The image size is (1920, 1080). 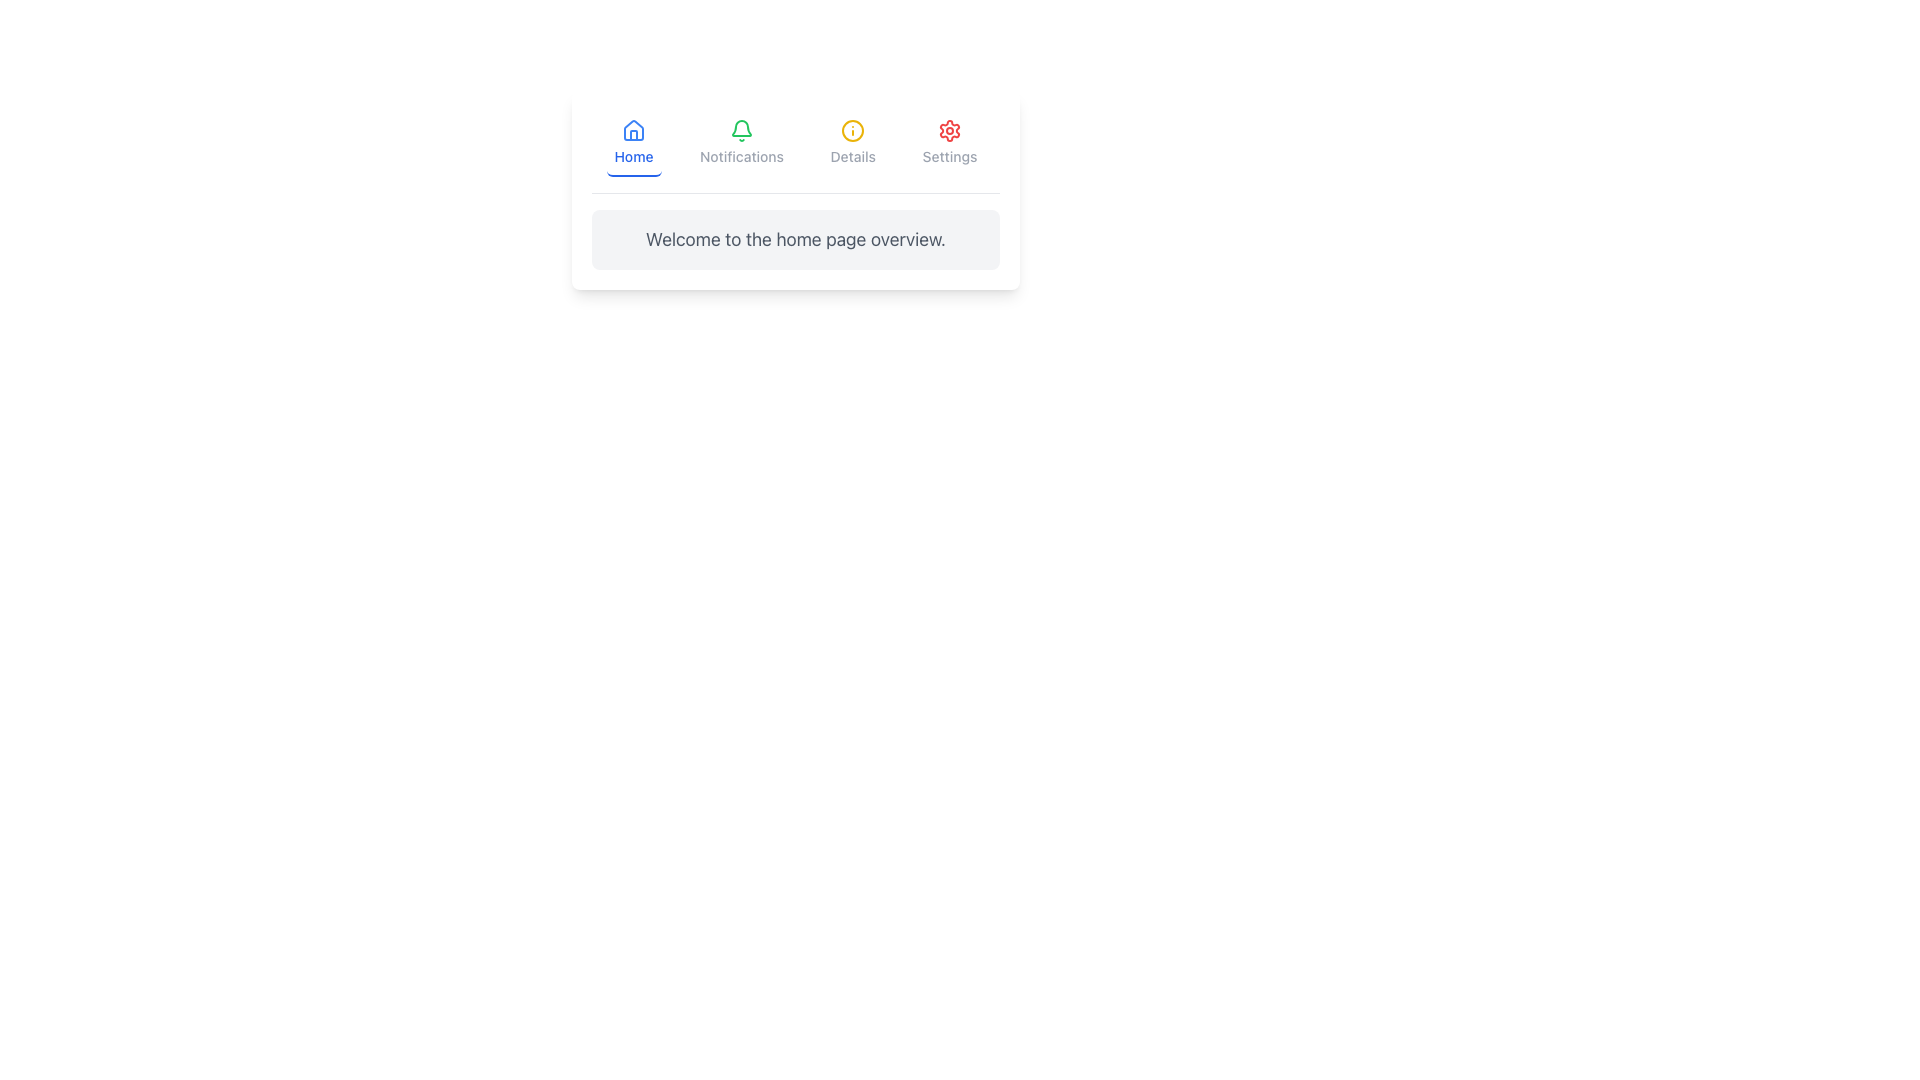 What do you see at coordinates (632, 156) in the screenshot?
I see `the 'Home' label which is positioned directly below the house icon in the navigation bar` at bounding box center [632, 156].